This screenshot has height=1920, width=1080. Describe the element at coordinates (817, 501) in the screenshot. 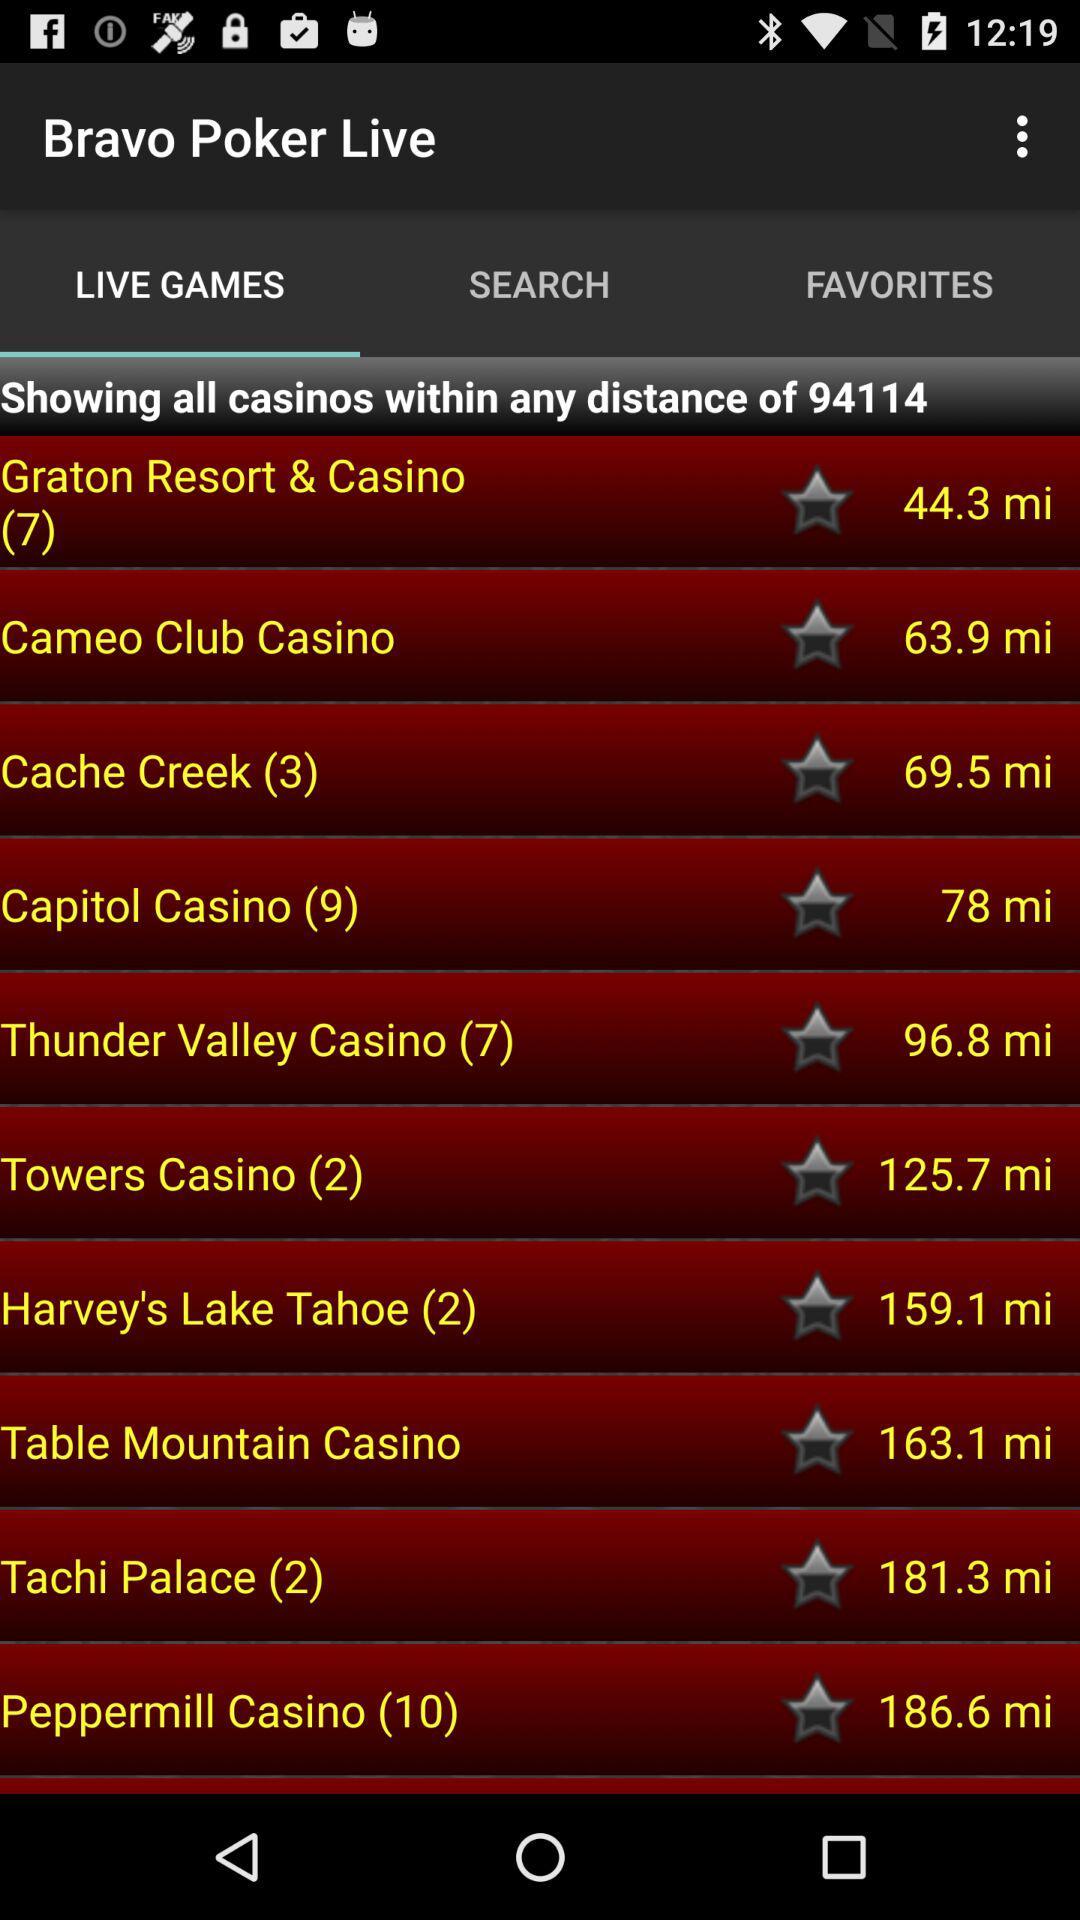

I see `item to favorites` at that location.